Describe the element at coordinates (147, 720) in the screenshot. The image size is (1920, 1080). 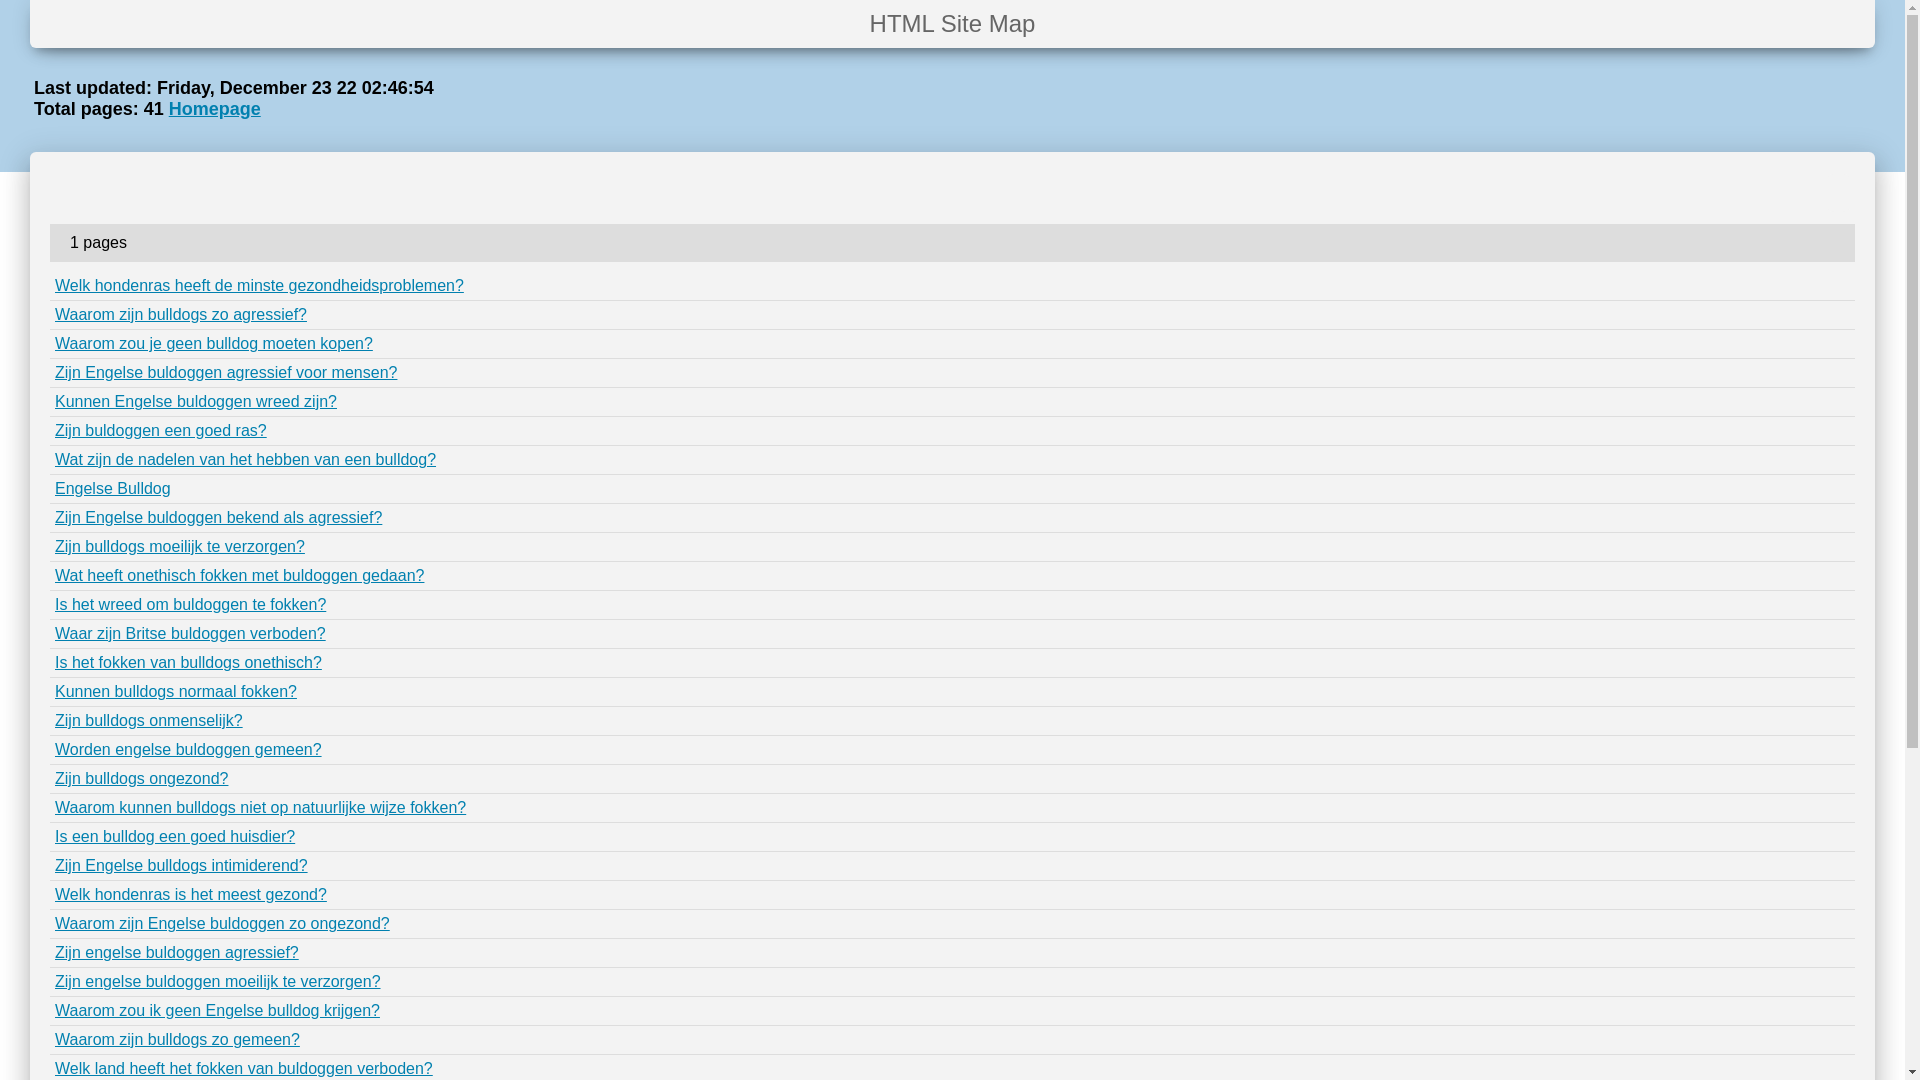
I see `'Zijn bulldogs onmenselijk?'` at that location.